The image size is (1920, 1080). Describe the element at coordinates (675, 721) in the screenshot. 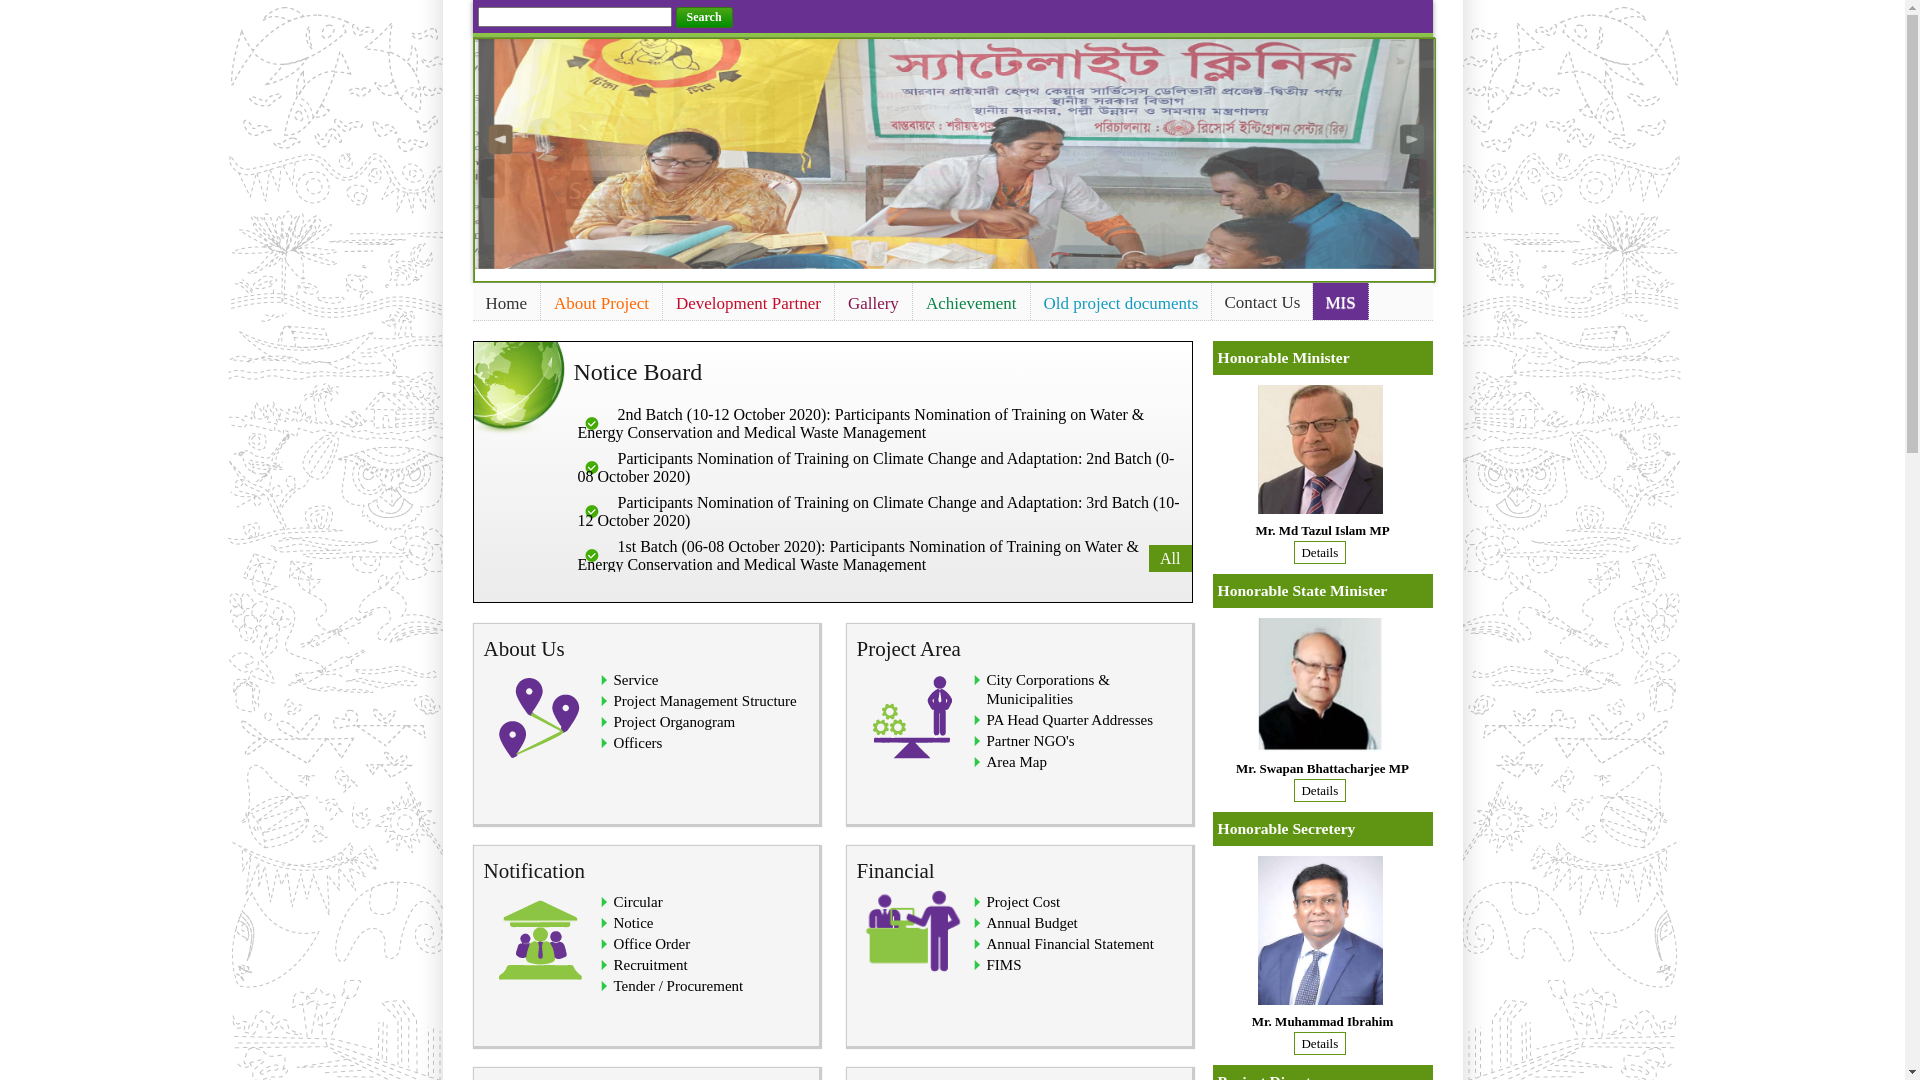

I see `'Project Organogram'` at that location.